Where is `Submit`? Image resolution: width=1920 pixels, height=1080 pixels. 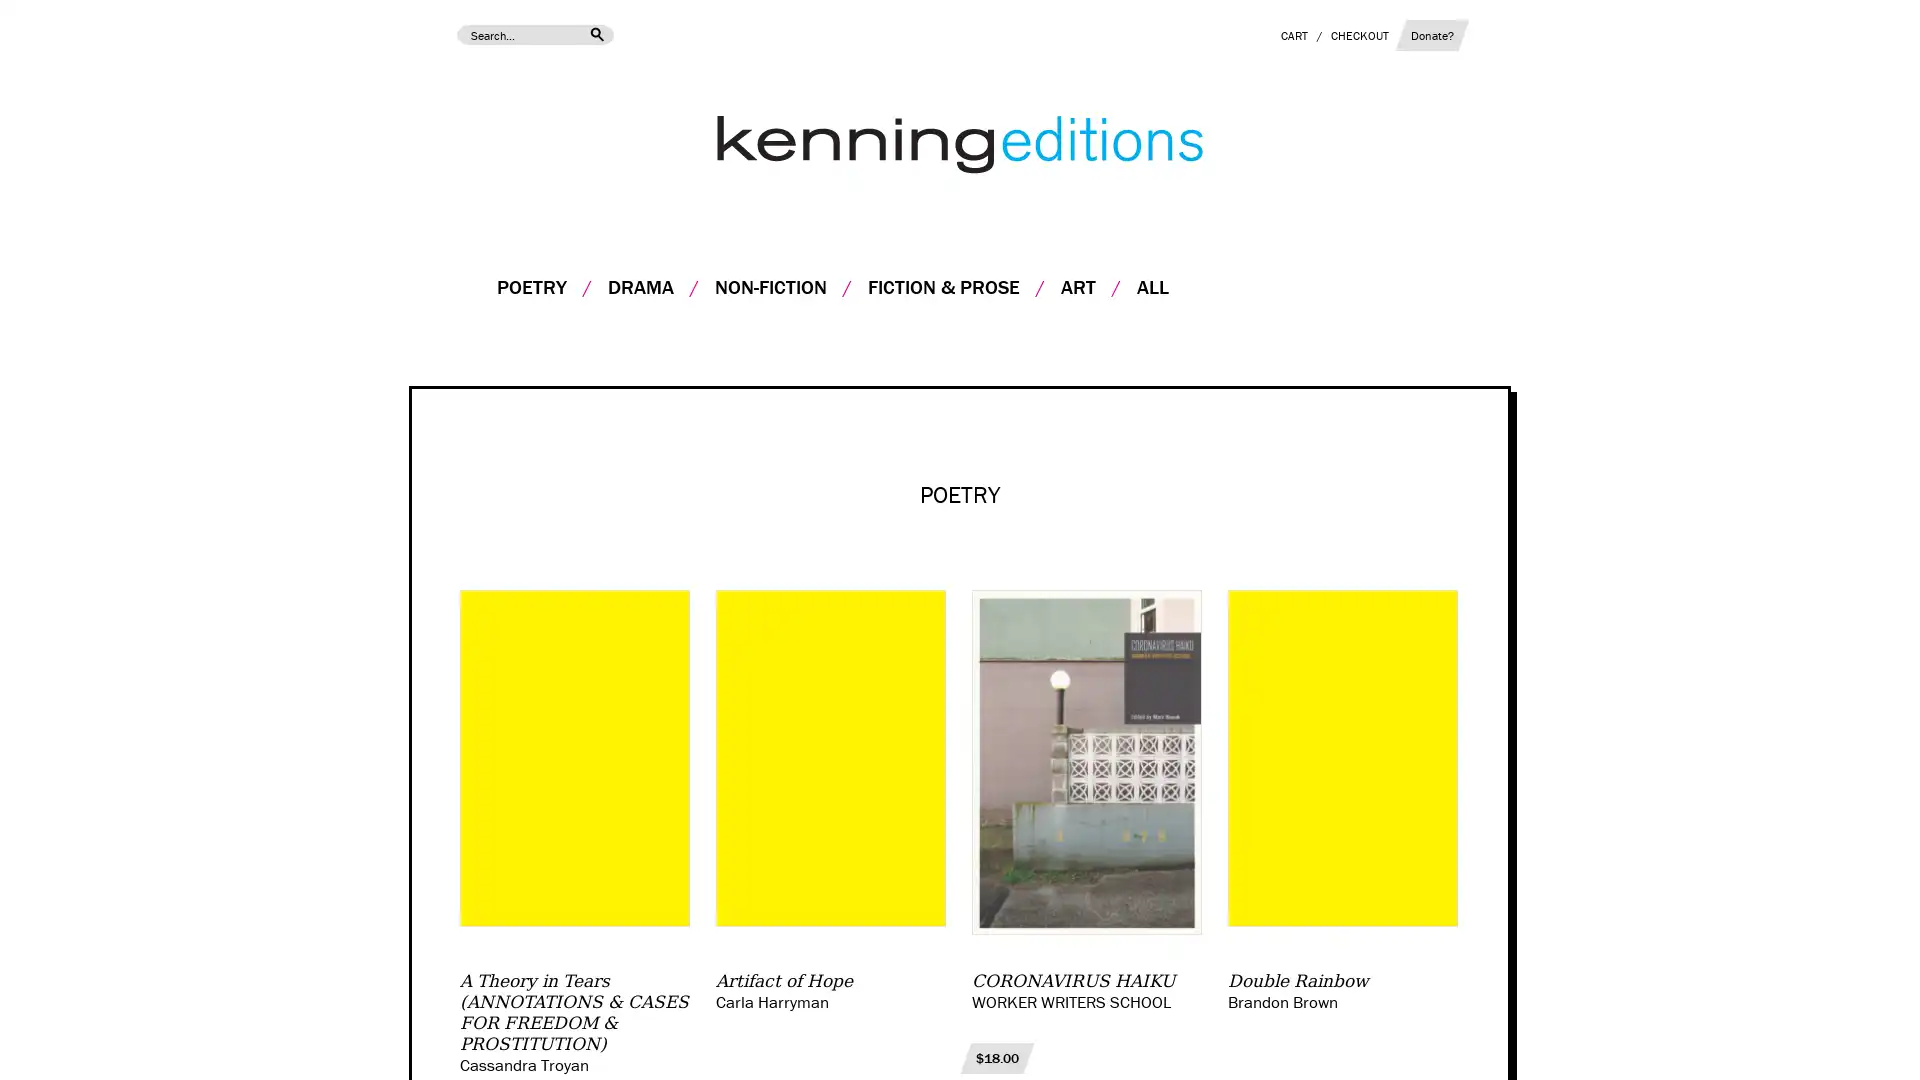 Submit is located at coordinates (594, 34).